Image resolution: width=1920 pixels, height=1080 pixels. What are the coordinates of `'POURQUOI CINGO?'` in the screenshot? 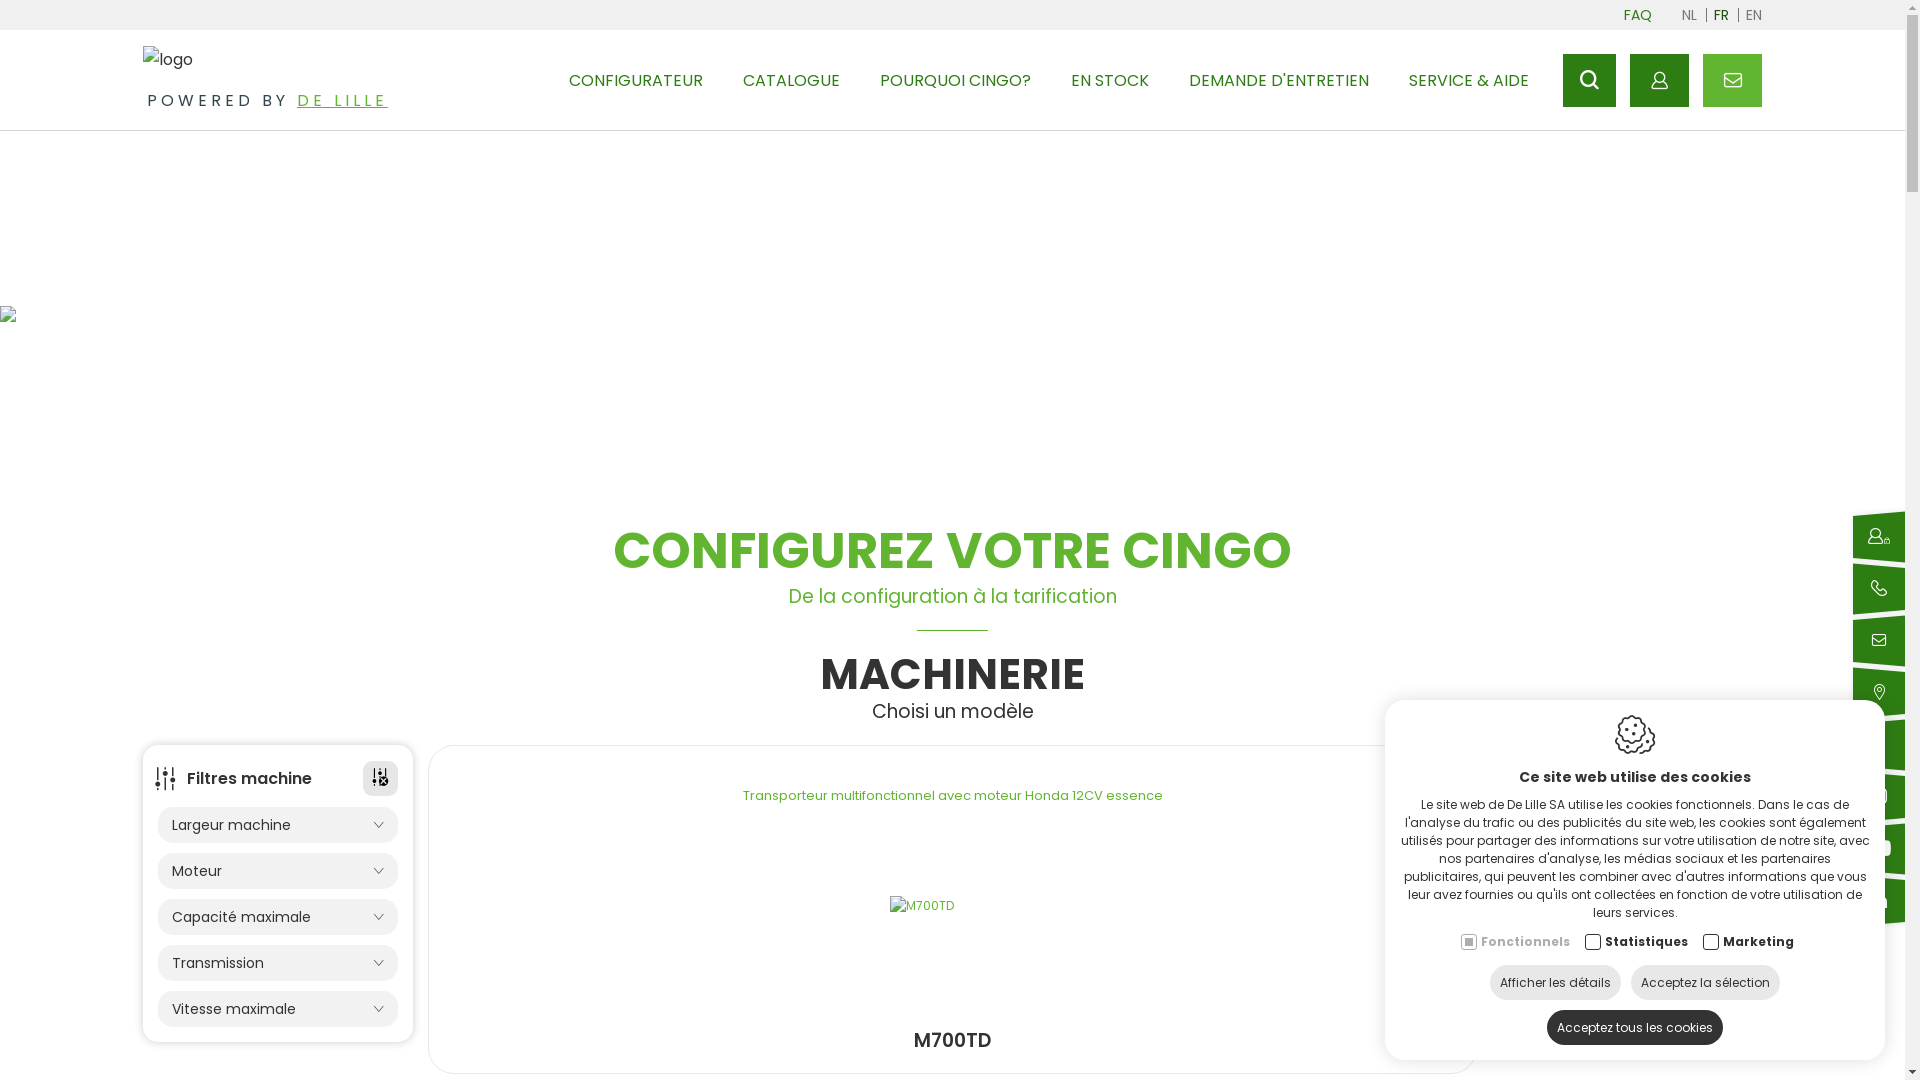 It's located at (879, 79).